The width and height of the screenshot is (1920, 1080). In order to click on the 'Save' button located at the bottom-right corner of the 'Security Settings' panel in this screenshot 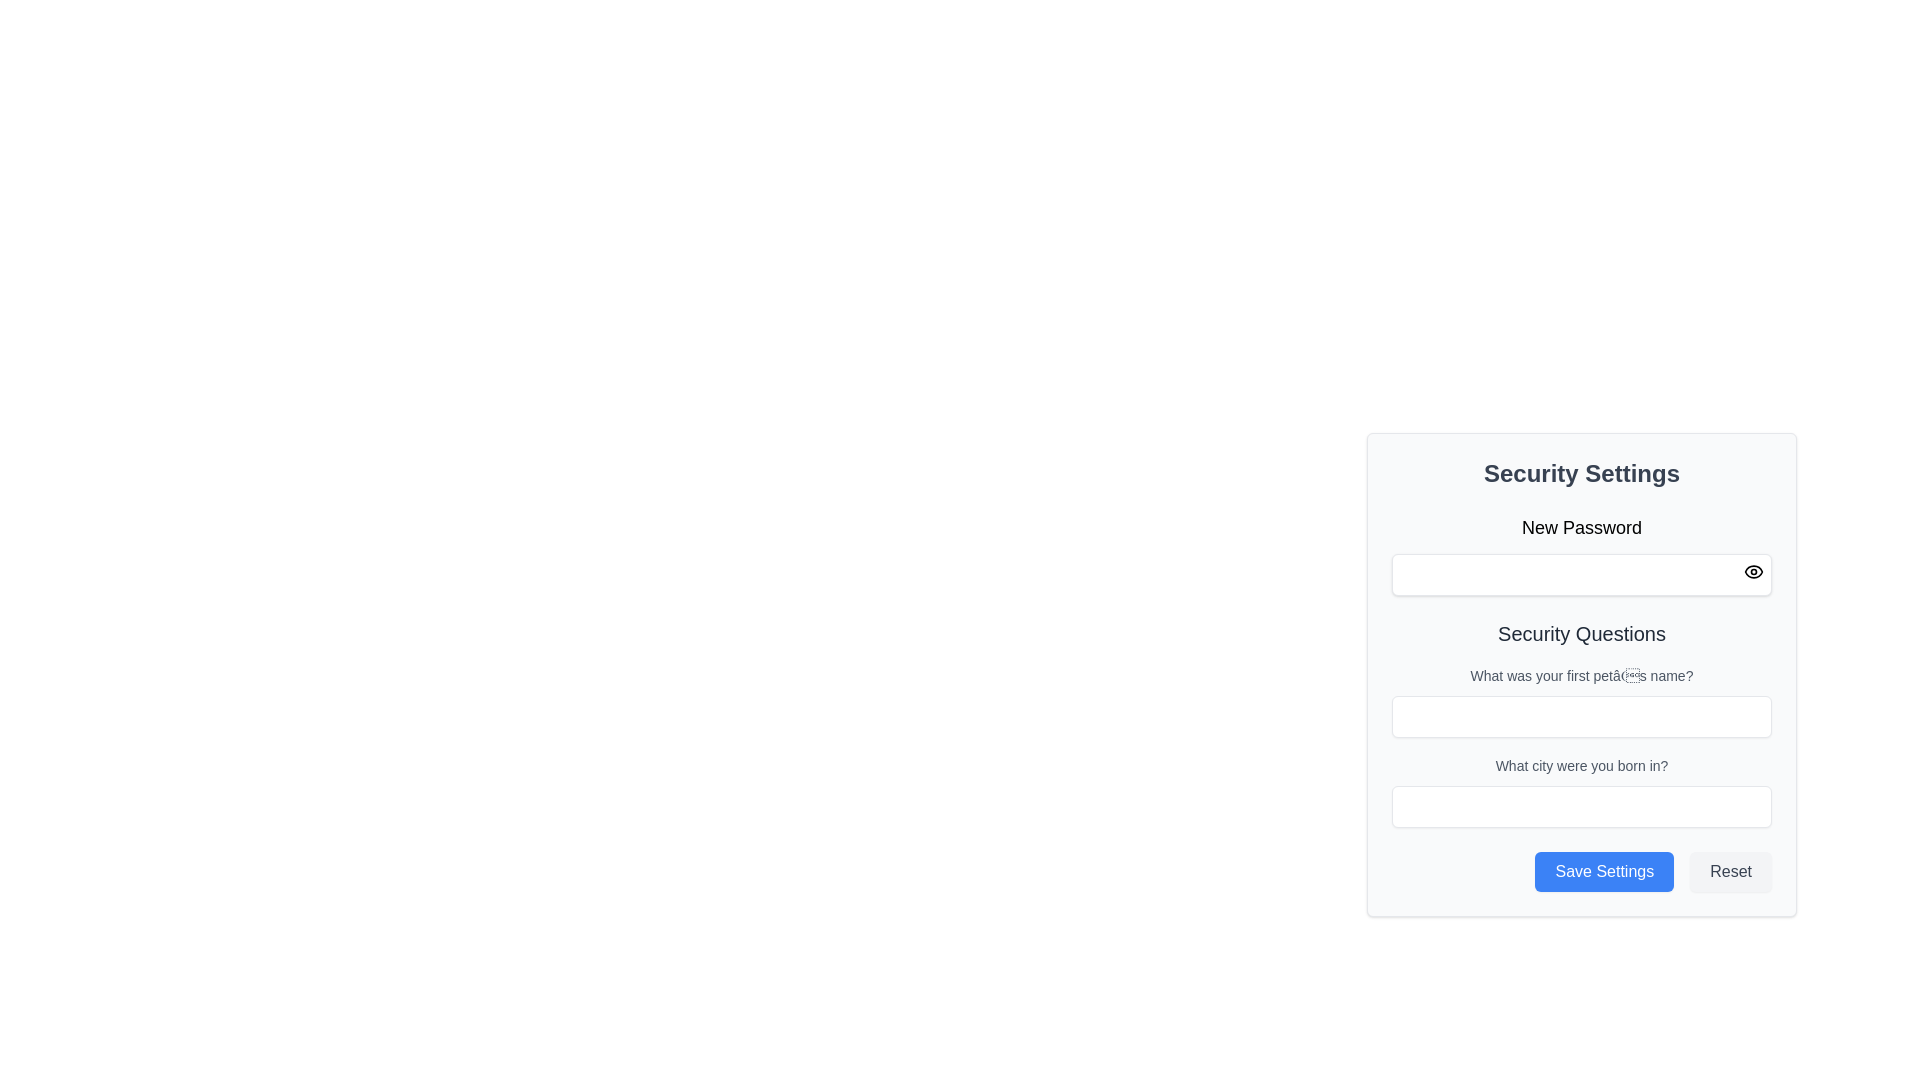, I will do `click(1604, 870)`.